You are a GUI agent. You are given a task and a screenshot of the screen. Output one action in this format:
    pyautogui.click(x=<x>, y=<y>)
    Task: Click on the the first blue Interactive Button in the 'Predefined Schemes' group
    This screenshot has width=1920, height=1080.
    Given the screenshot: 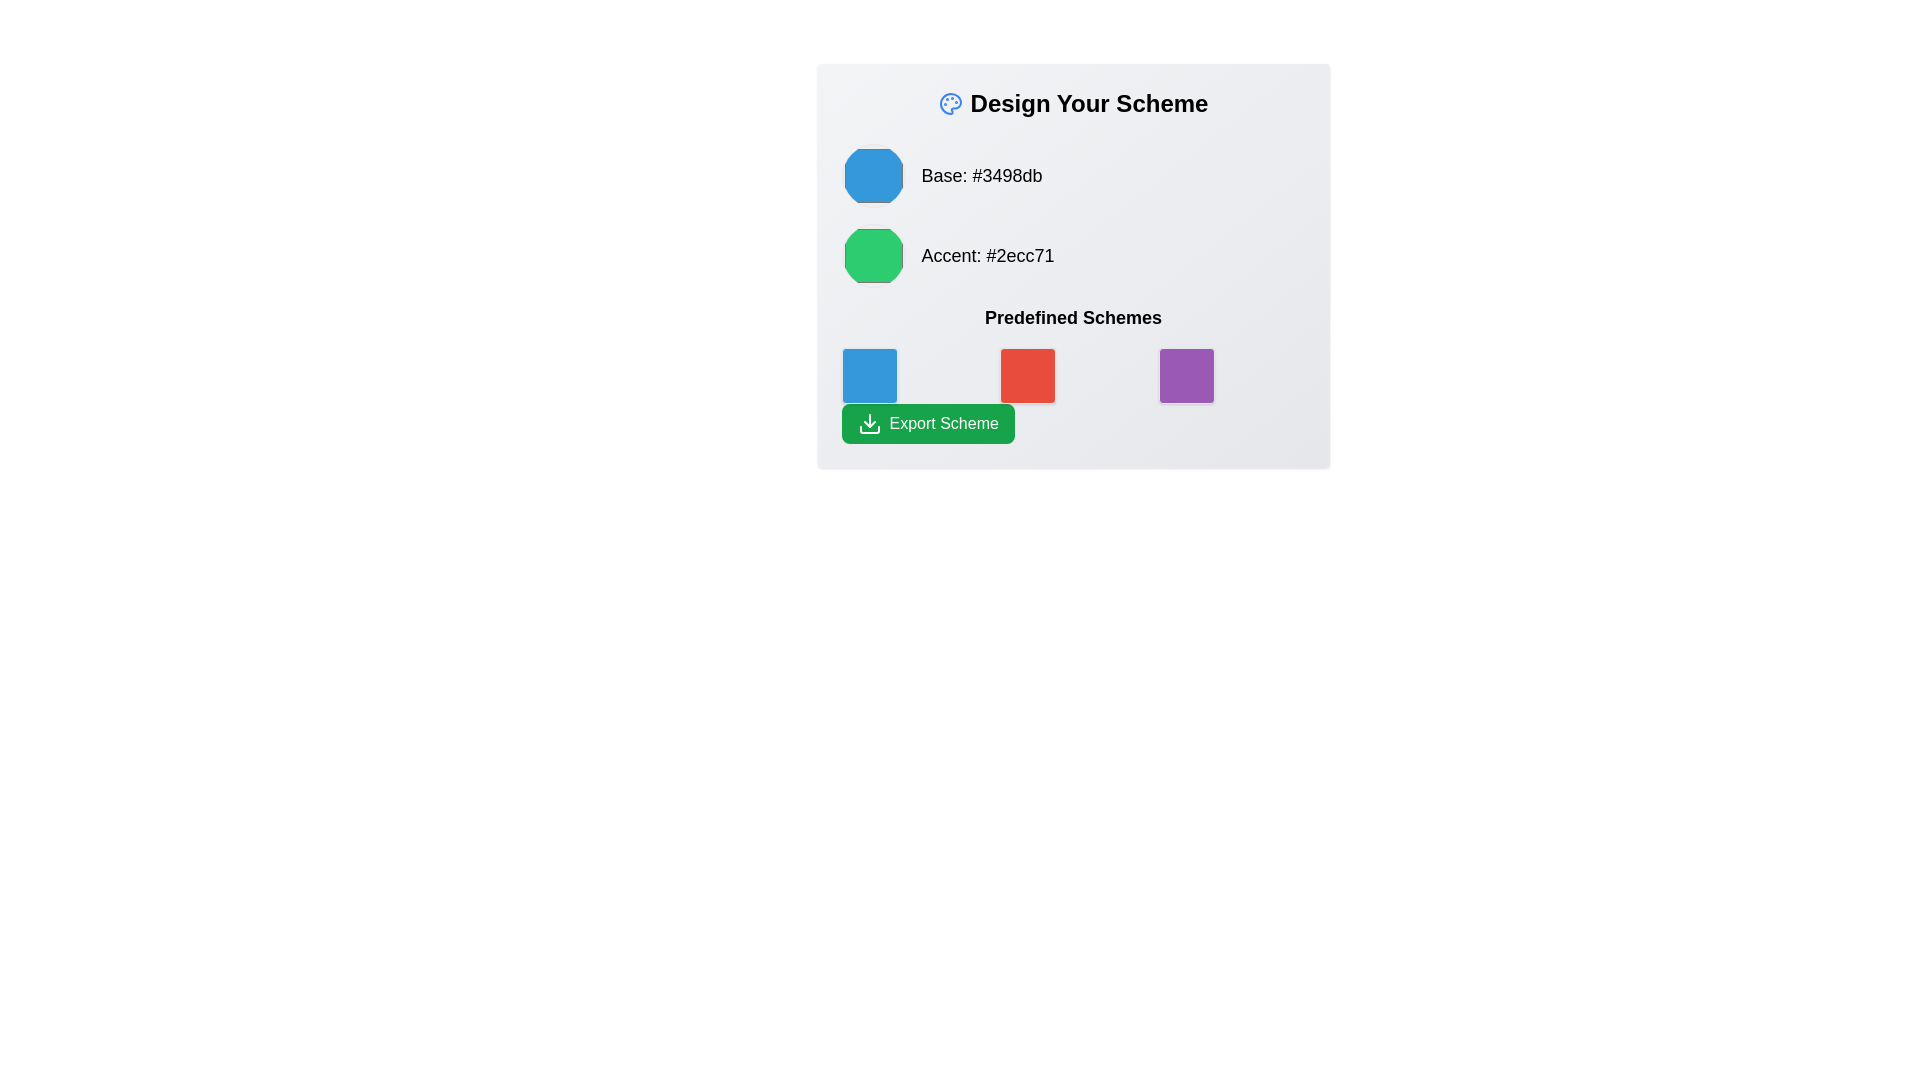 What is the action you would take?
    pyautogui.click(x=869, y=375)
    